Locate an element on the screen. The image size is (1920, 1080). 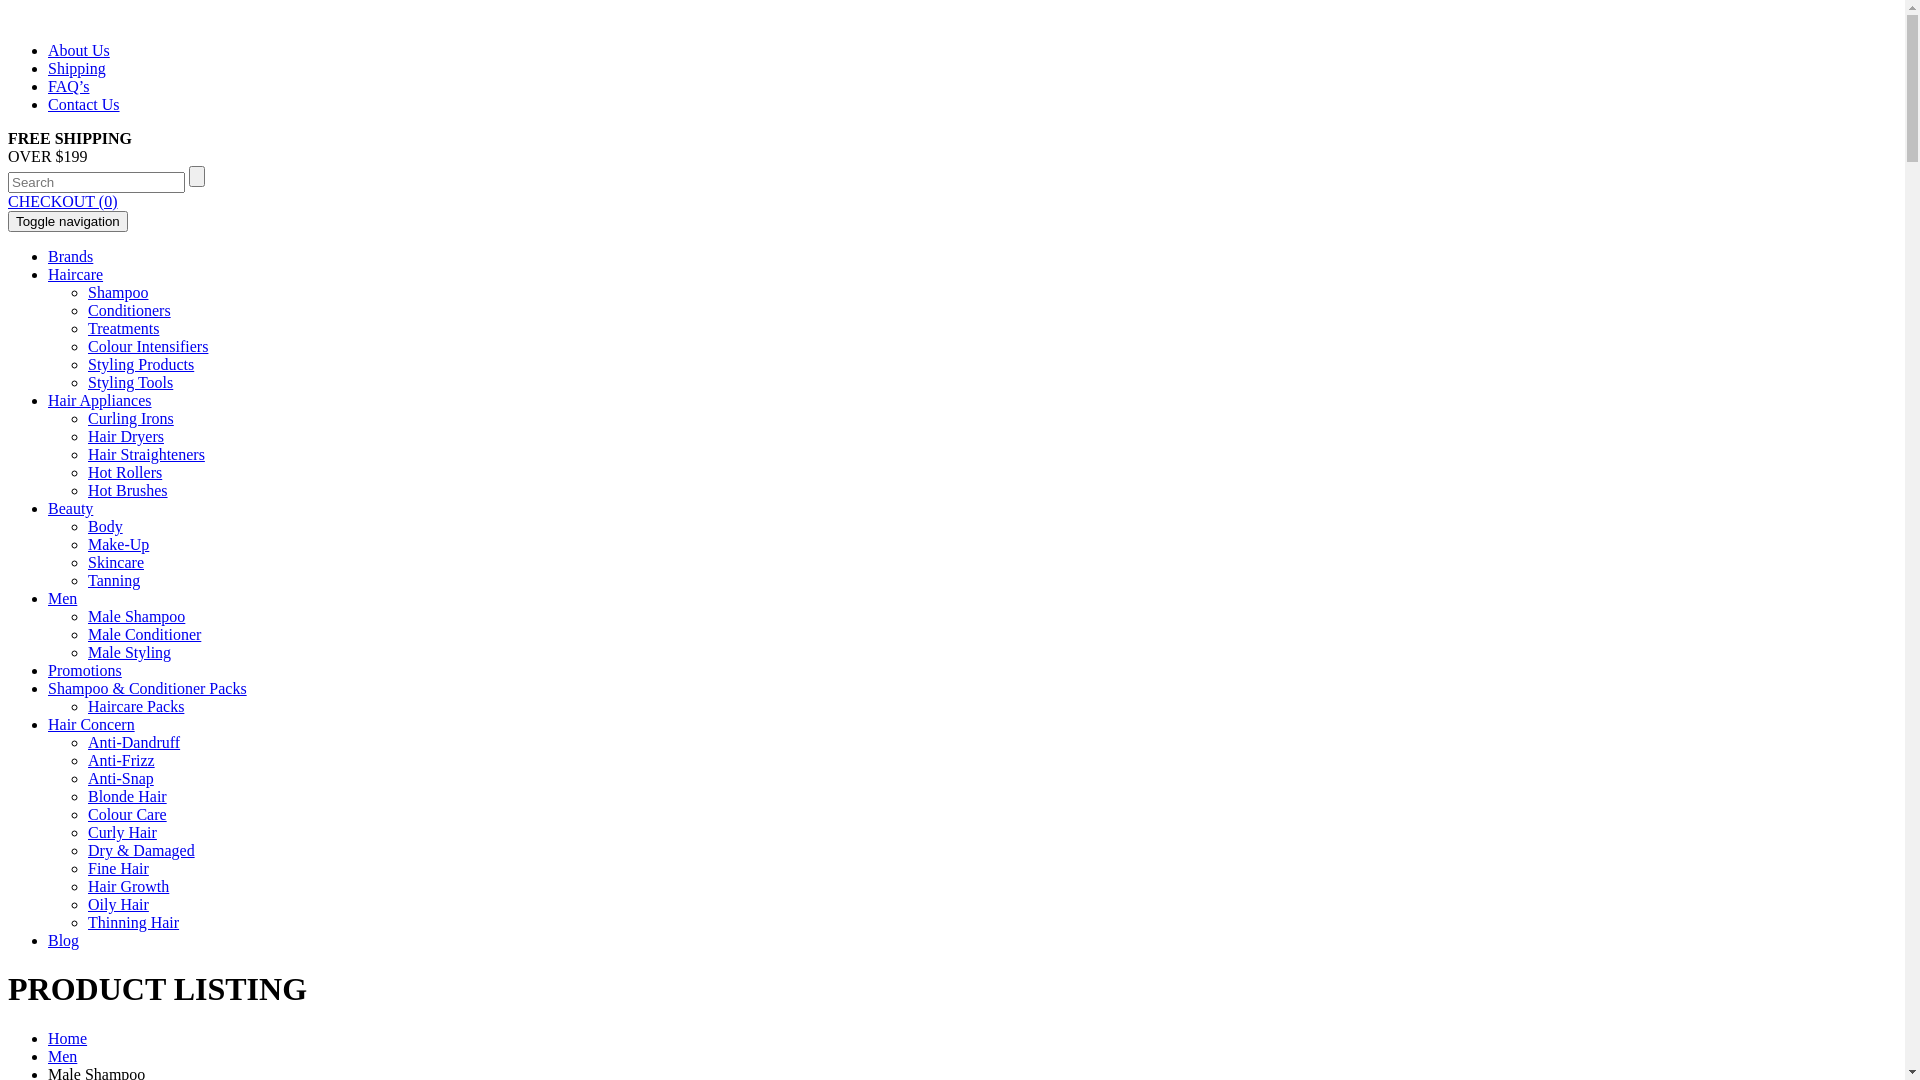
'Oily Hair' is located at coordinates (117, 904).